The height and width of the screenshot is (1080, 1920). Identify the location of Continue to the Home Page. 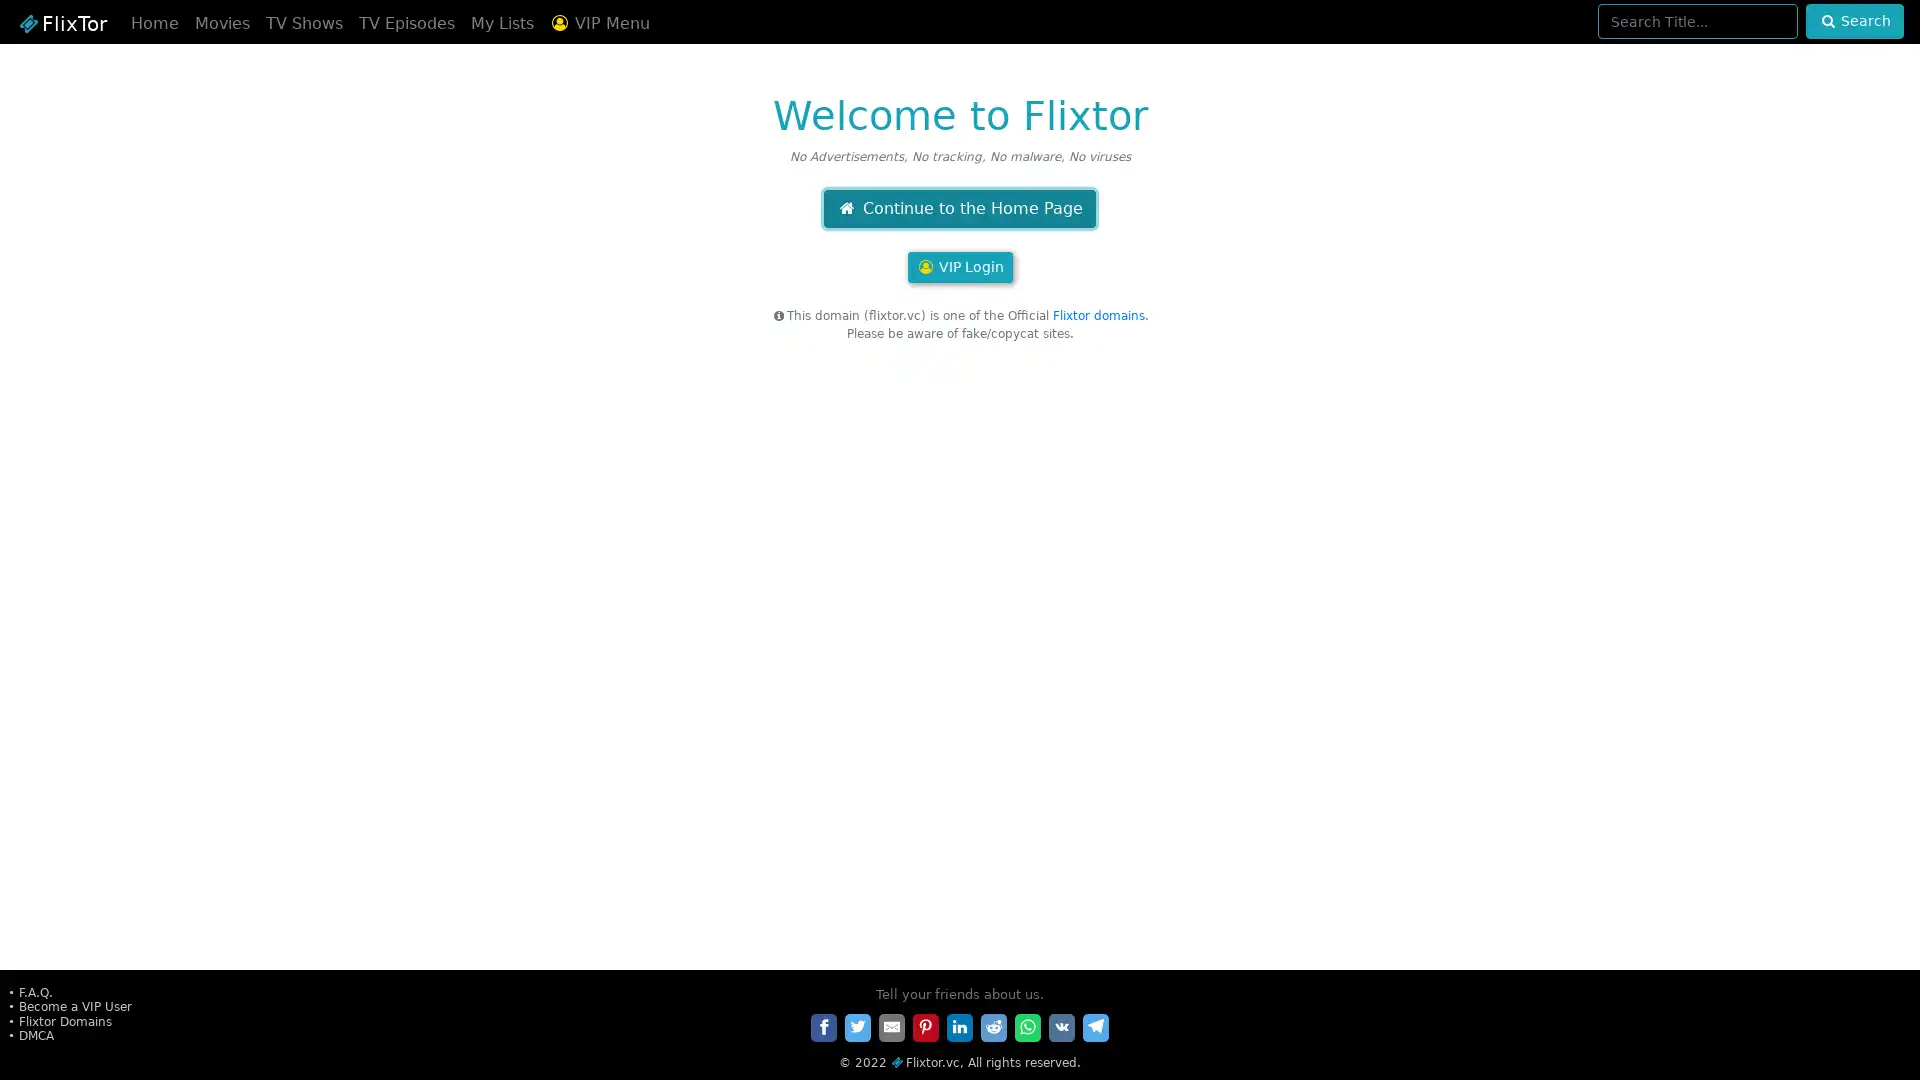
(958, 208).